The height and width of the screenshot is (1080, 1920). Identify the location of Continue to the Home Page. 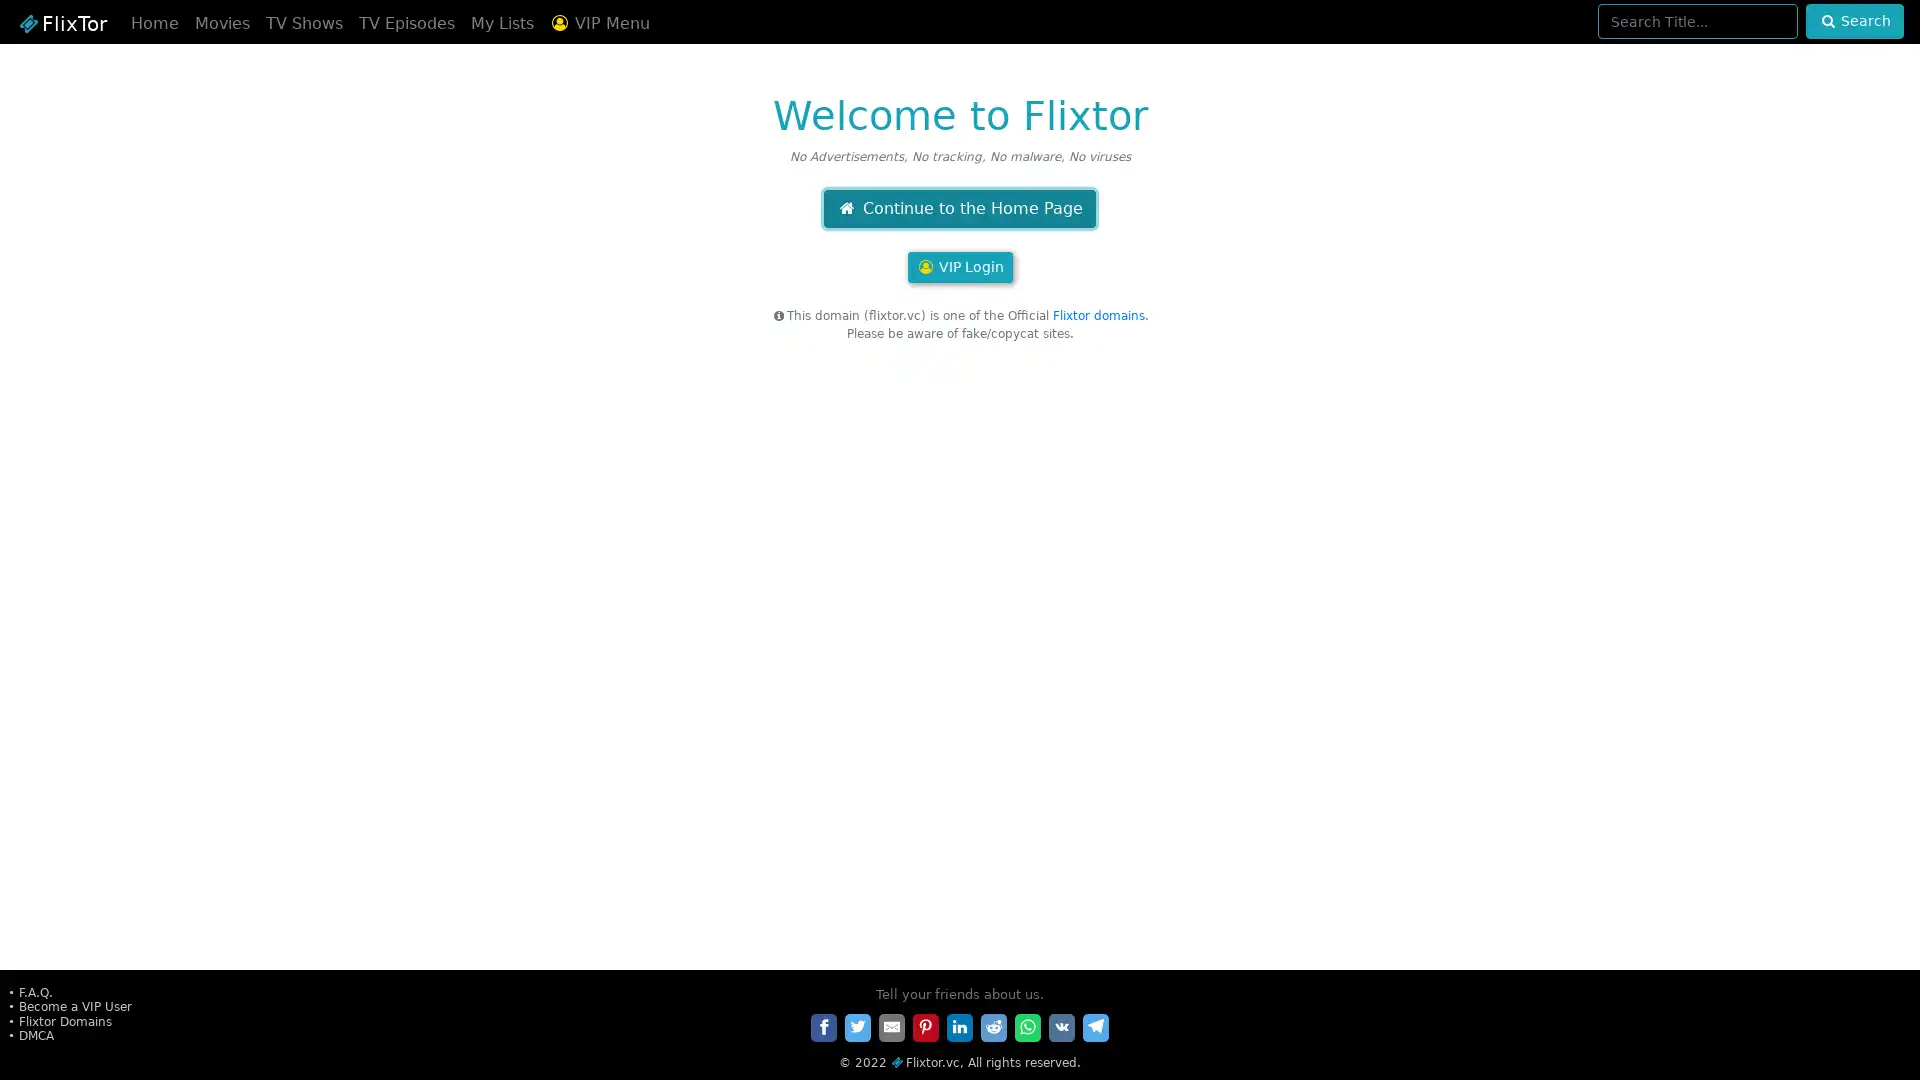
(958, 208).